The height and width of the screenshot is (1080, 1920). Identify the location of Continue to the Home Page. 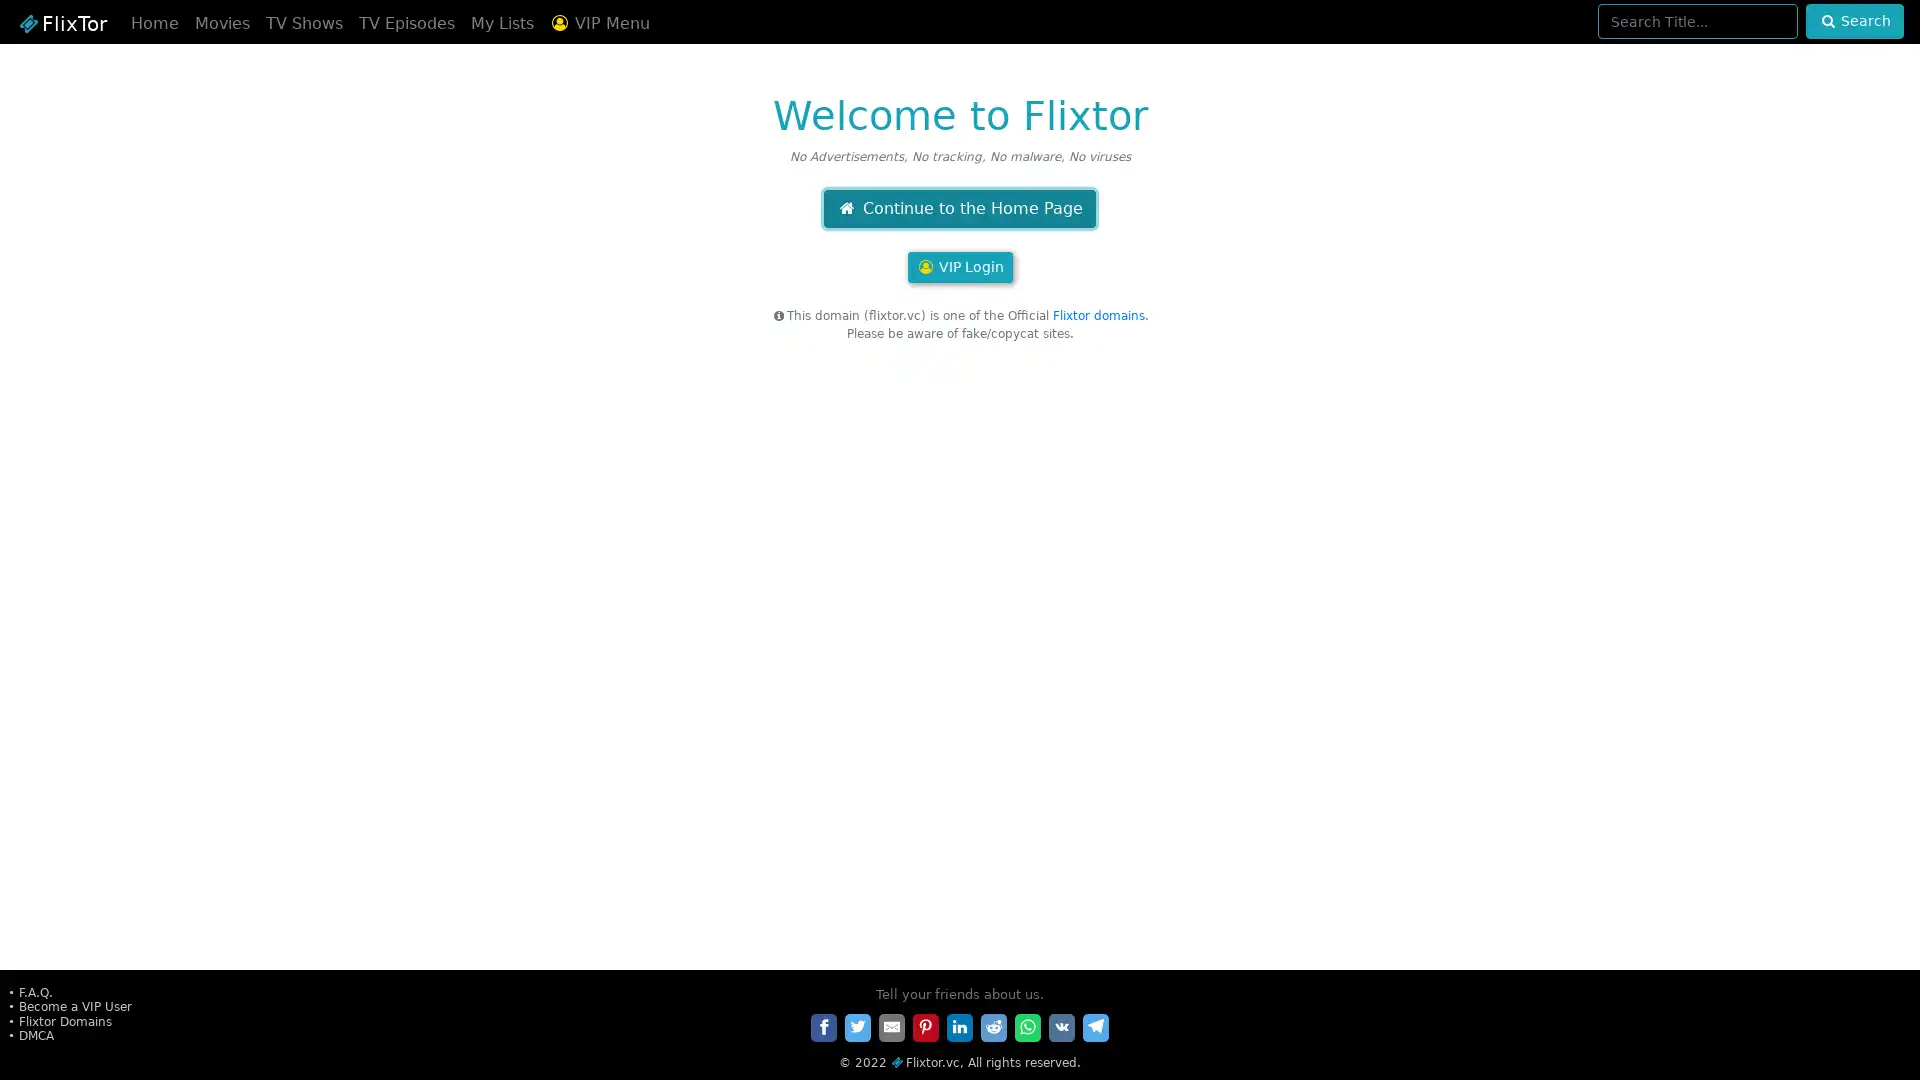
(958, 208).